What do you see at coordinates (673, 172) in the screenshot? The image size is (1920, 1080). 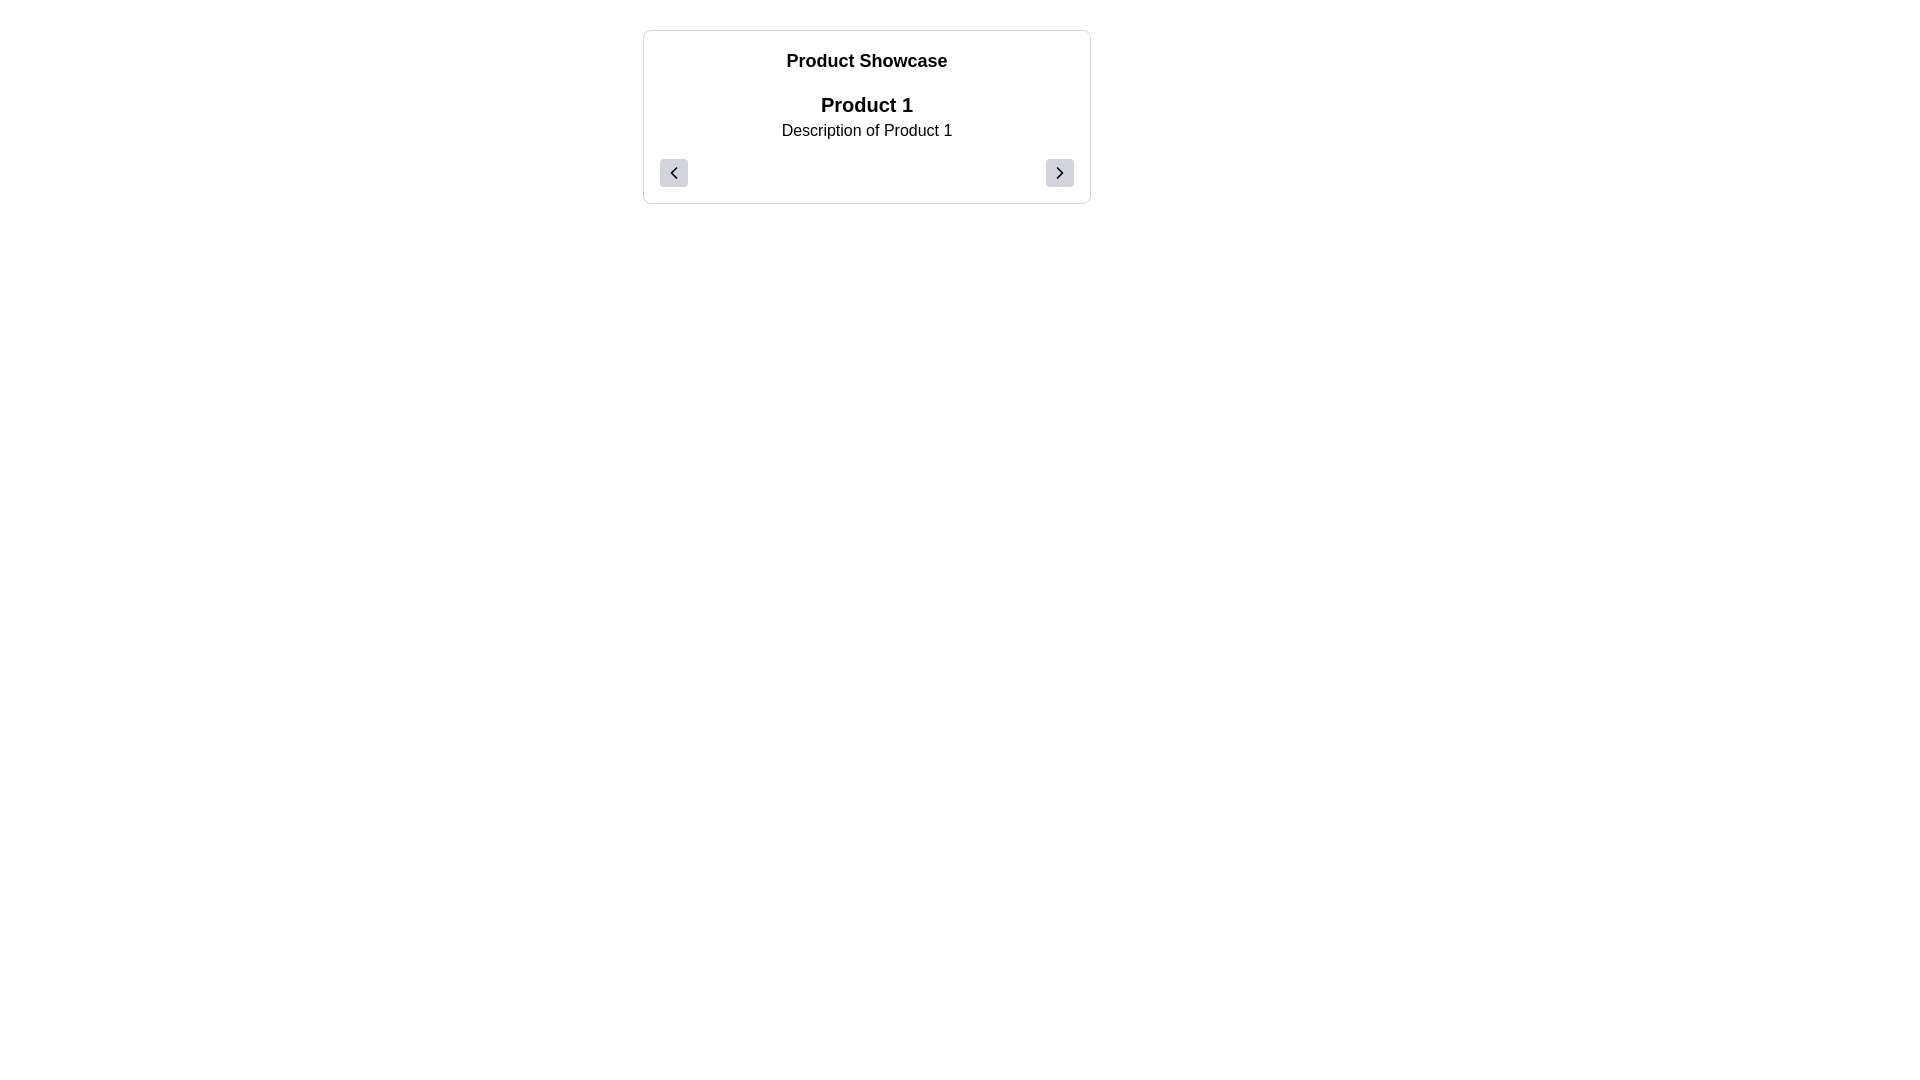 I see `the Icon Button located to the left of the 'Product Showcase' content area` at bounding box center [673, 172].